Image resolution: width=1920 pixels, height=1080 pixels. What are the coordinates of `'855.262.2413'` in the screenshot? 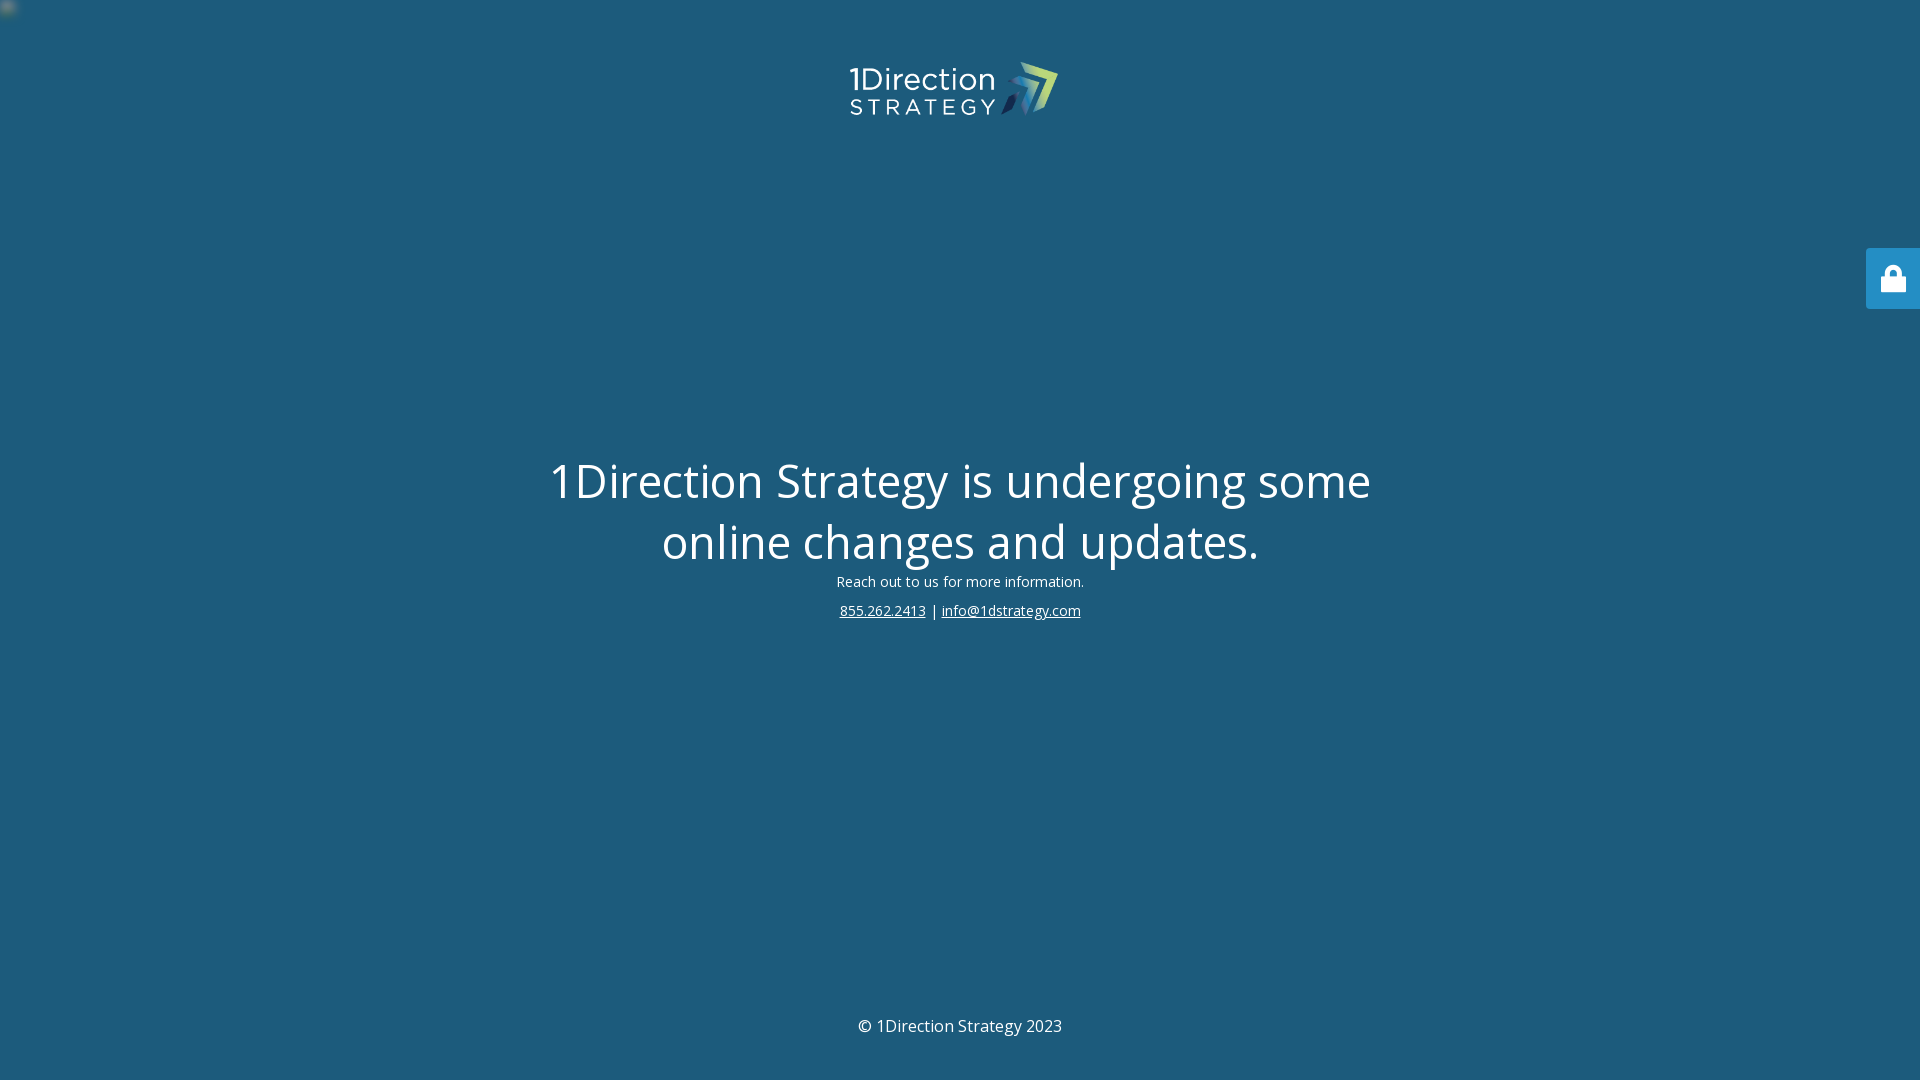 It's located at (840, 609).